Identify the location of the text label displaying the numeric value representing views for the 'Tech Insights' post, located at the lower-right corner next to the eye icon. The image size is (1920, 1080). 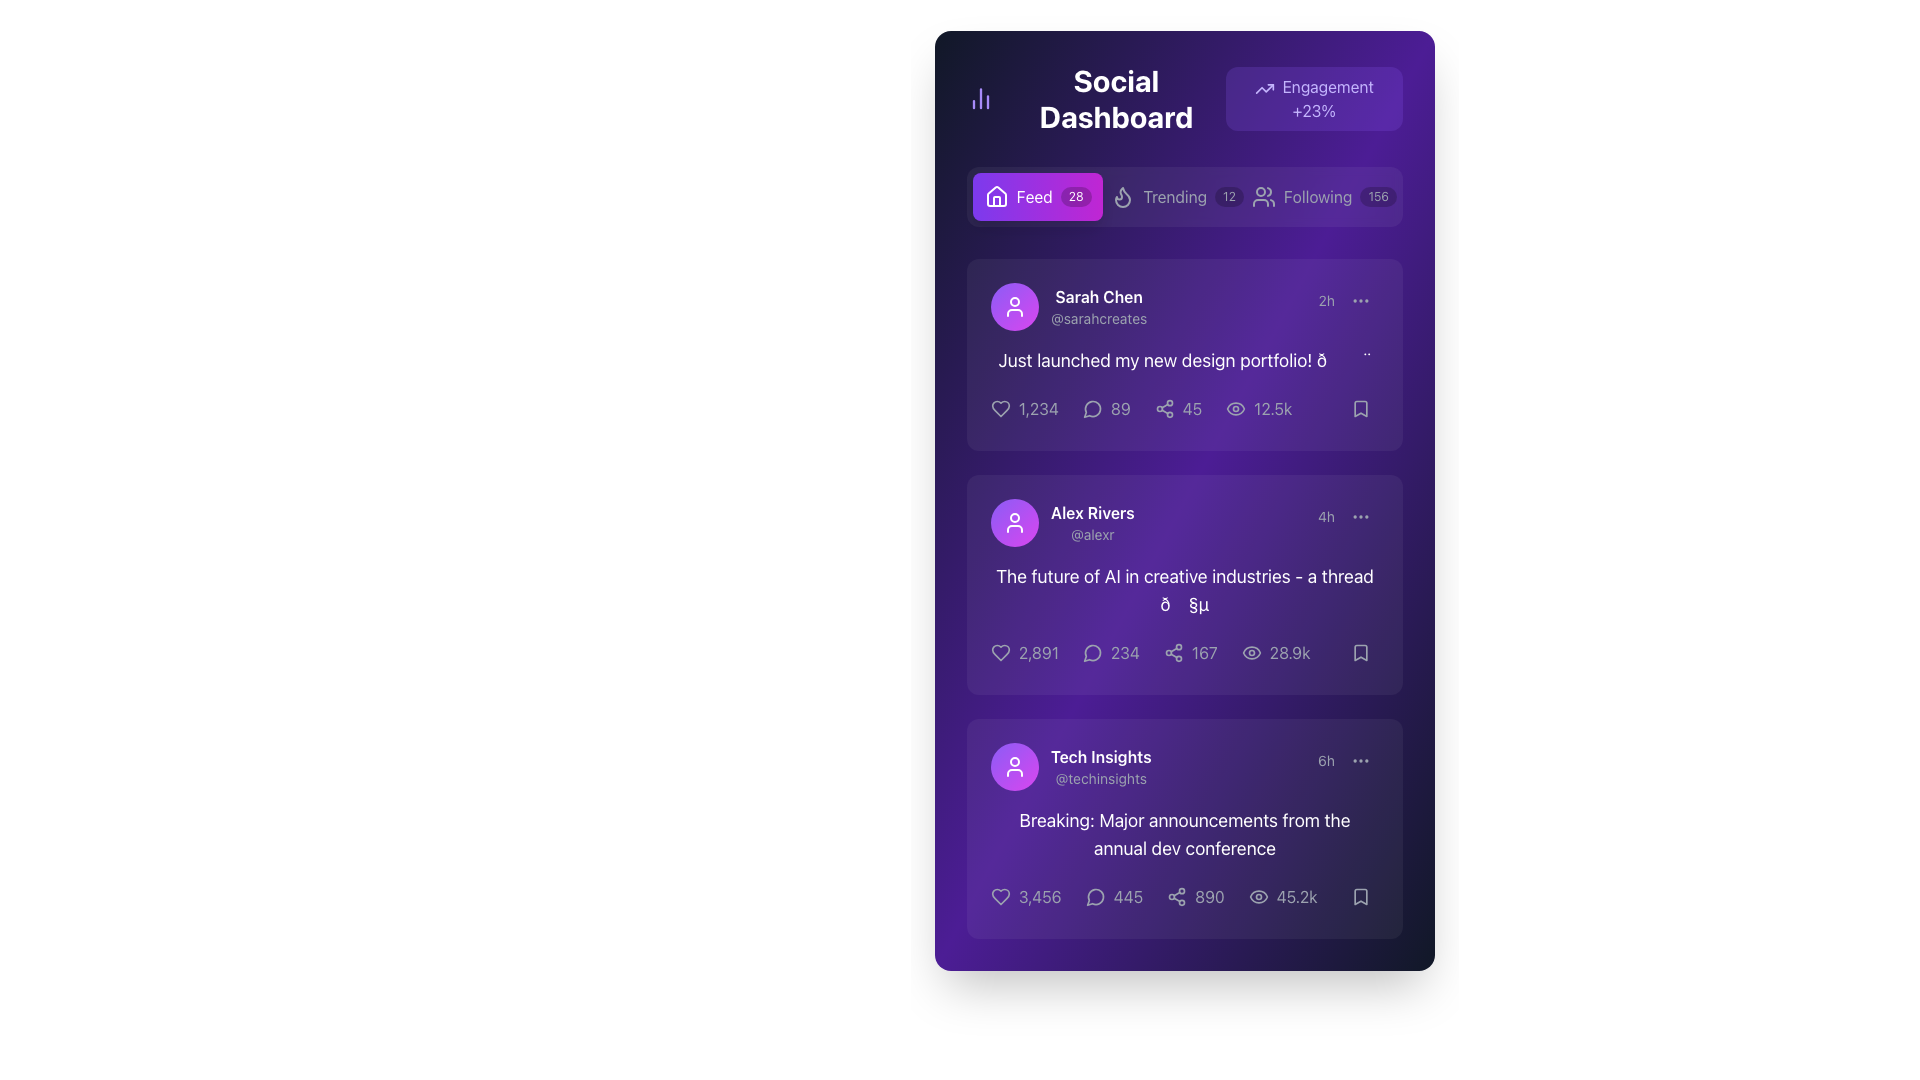
(1297, 896).